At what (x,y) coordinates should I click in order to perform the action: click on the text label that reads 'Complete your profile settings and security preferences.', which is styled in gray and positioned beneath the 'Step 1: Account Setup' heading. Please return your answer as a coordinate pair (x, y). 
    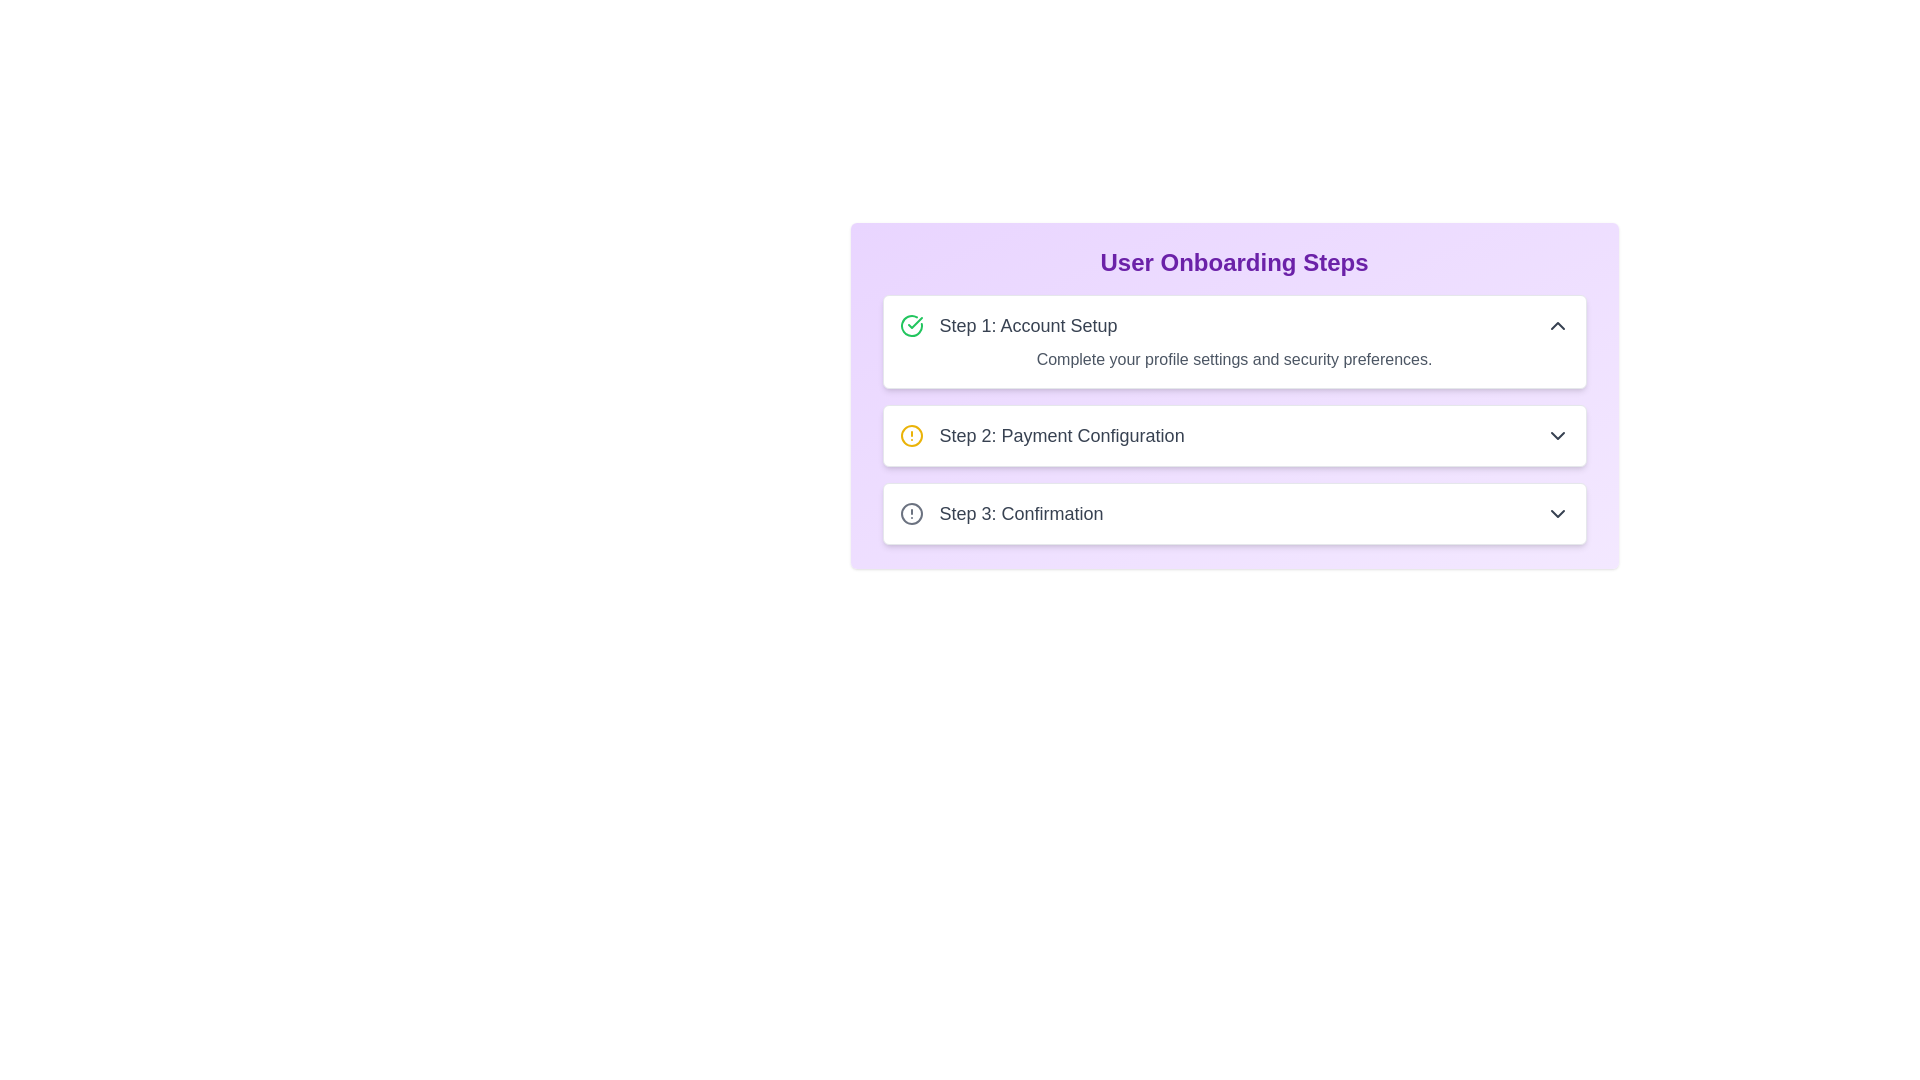
    Looking at the image, I should click on (1233, 358).